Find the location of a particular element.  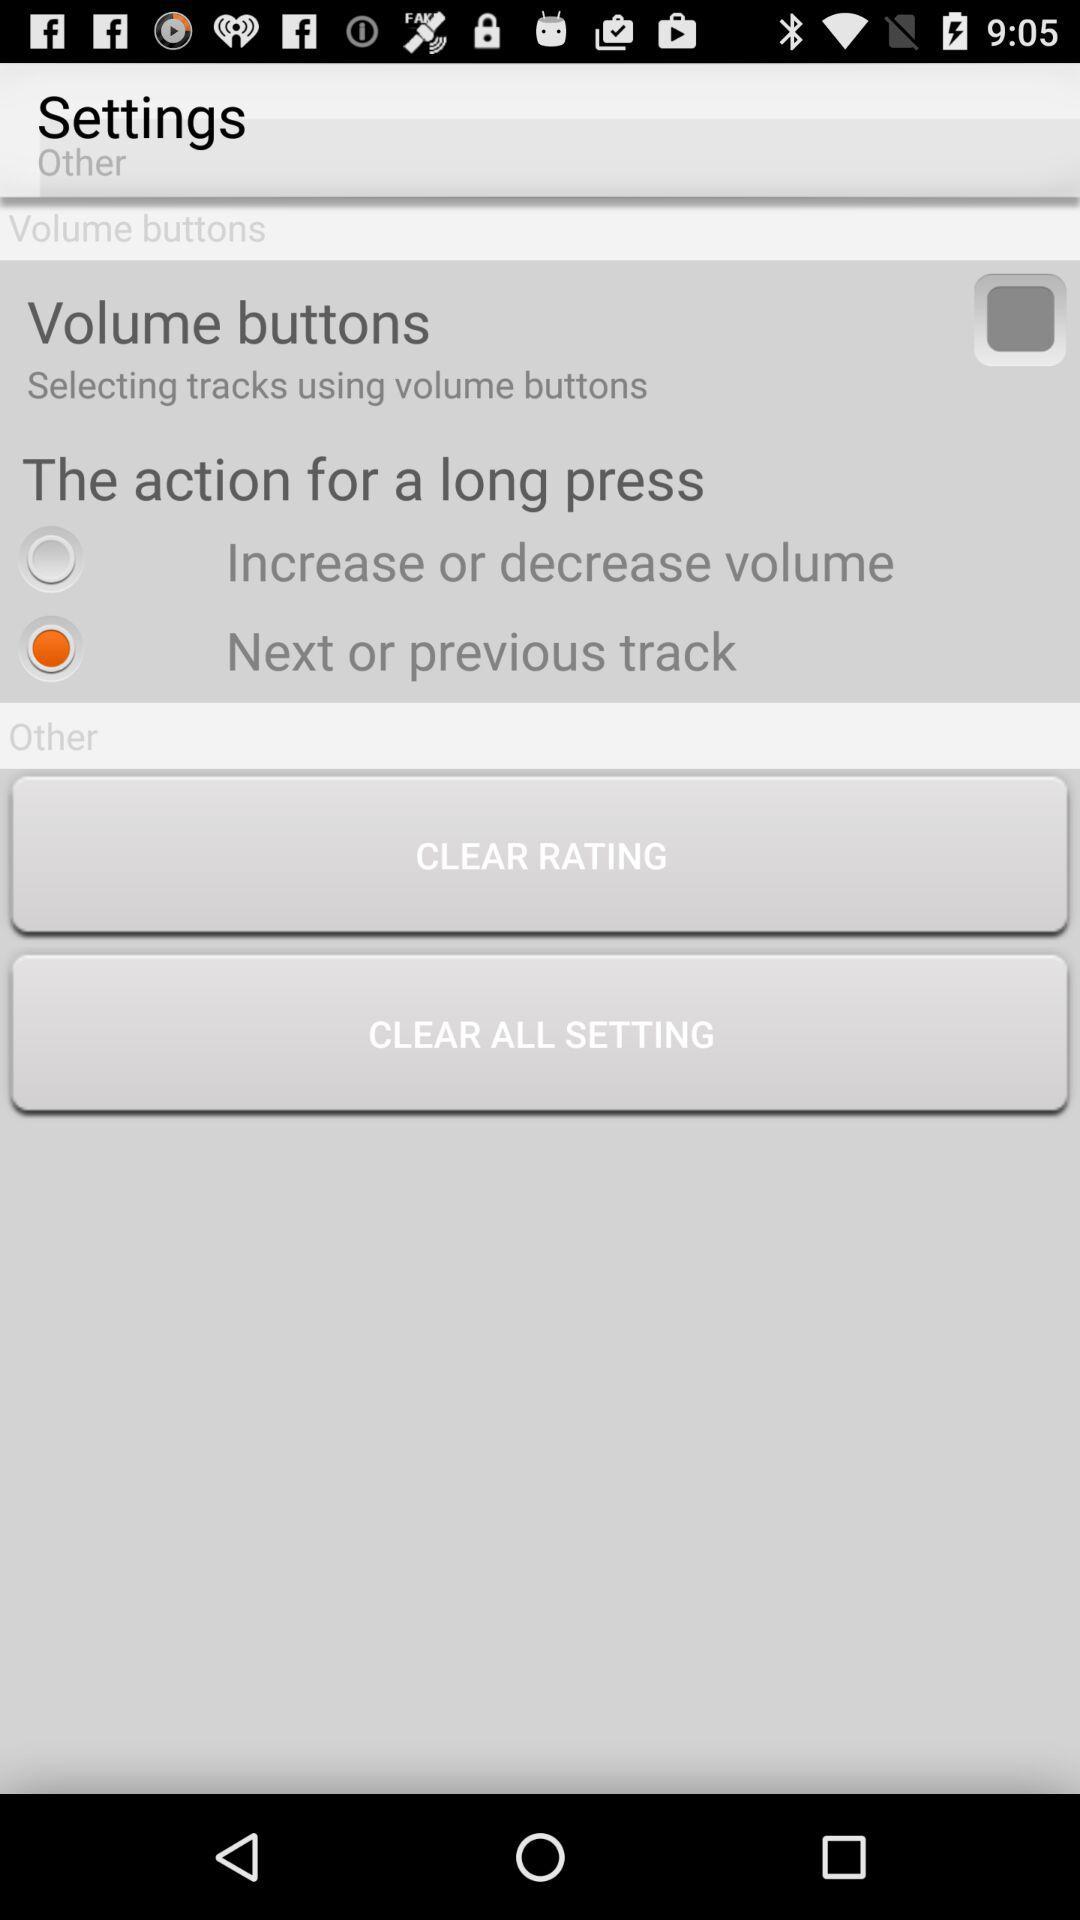

item next to volume buttons app is located at coordinates (1020, 318).